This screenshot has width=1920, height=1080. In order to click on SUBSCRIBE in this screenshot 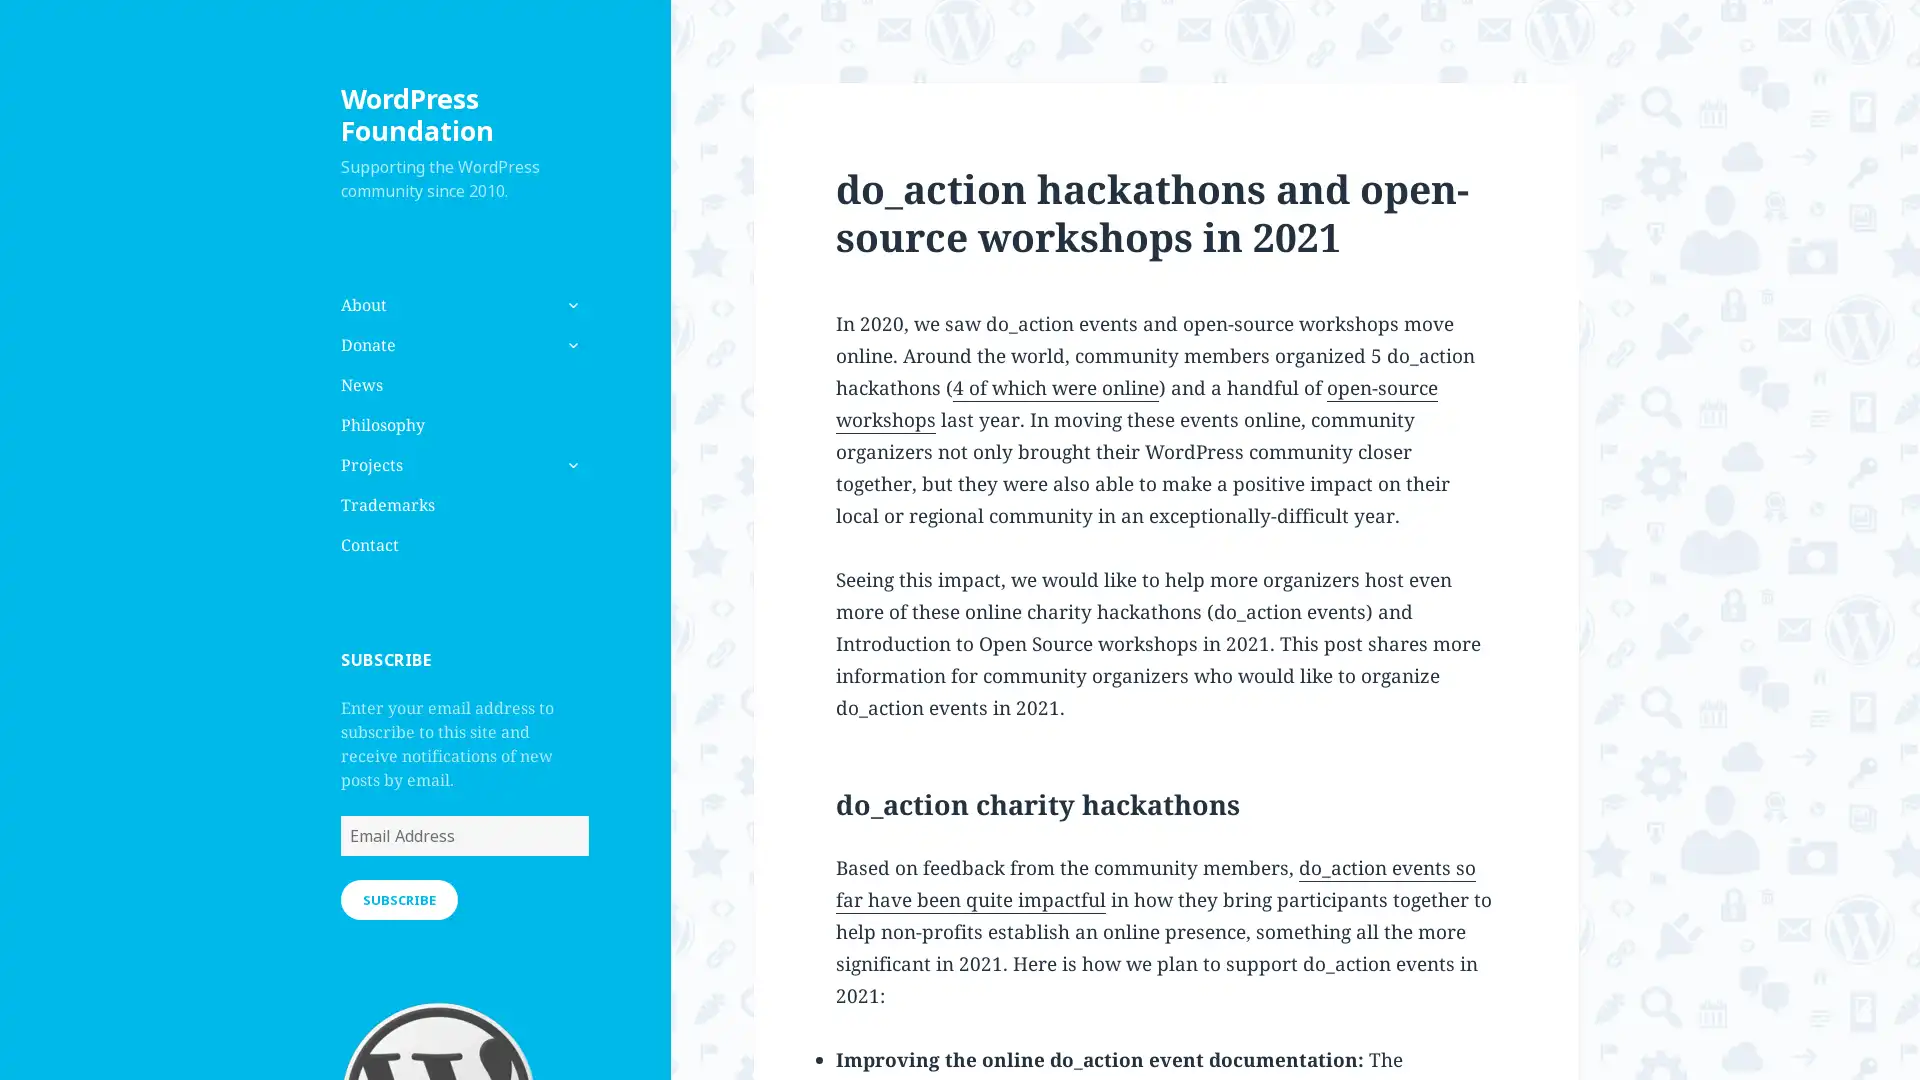, I will do `click(398, 897)`.